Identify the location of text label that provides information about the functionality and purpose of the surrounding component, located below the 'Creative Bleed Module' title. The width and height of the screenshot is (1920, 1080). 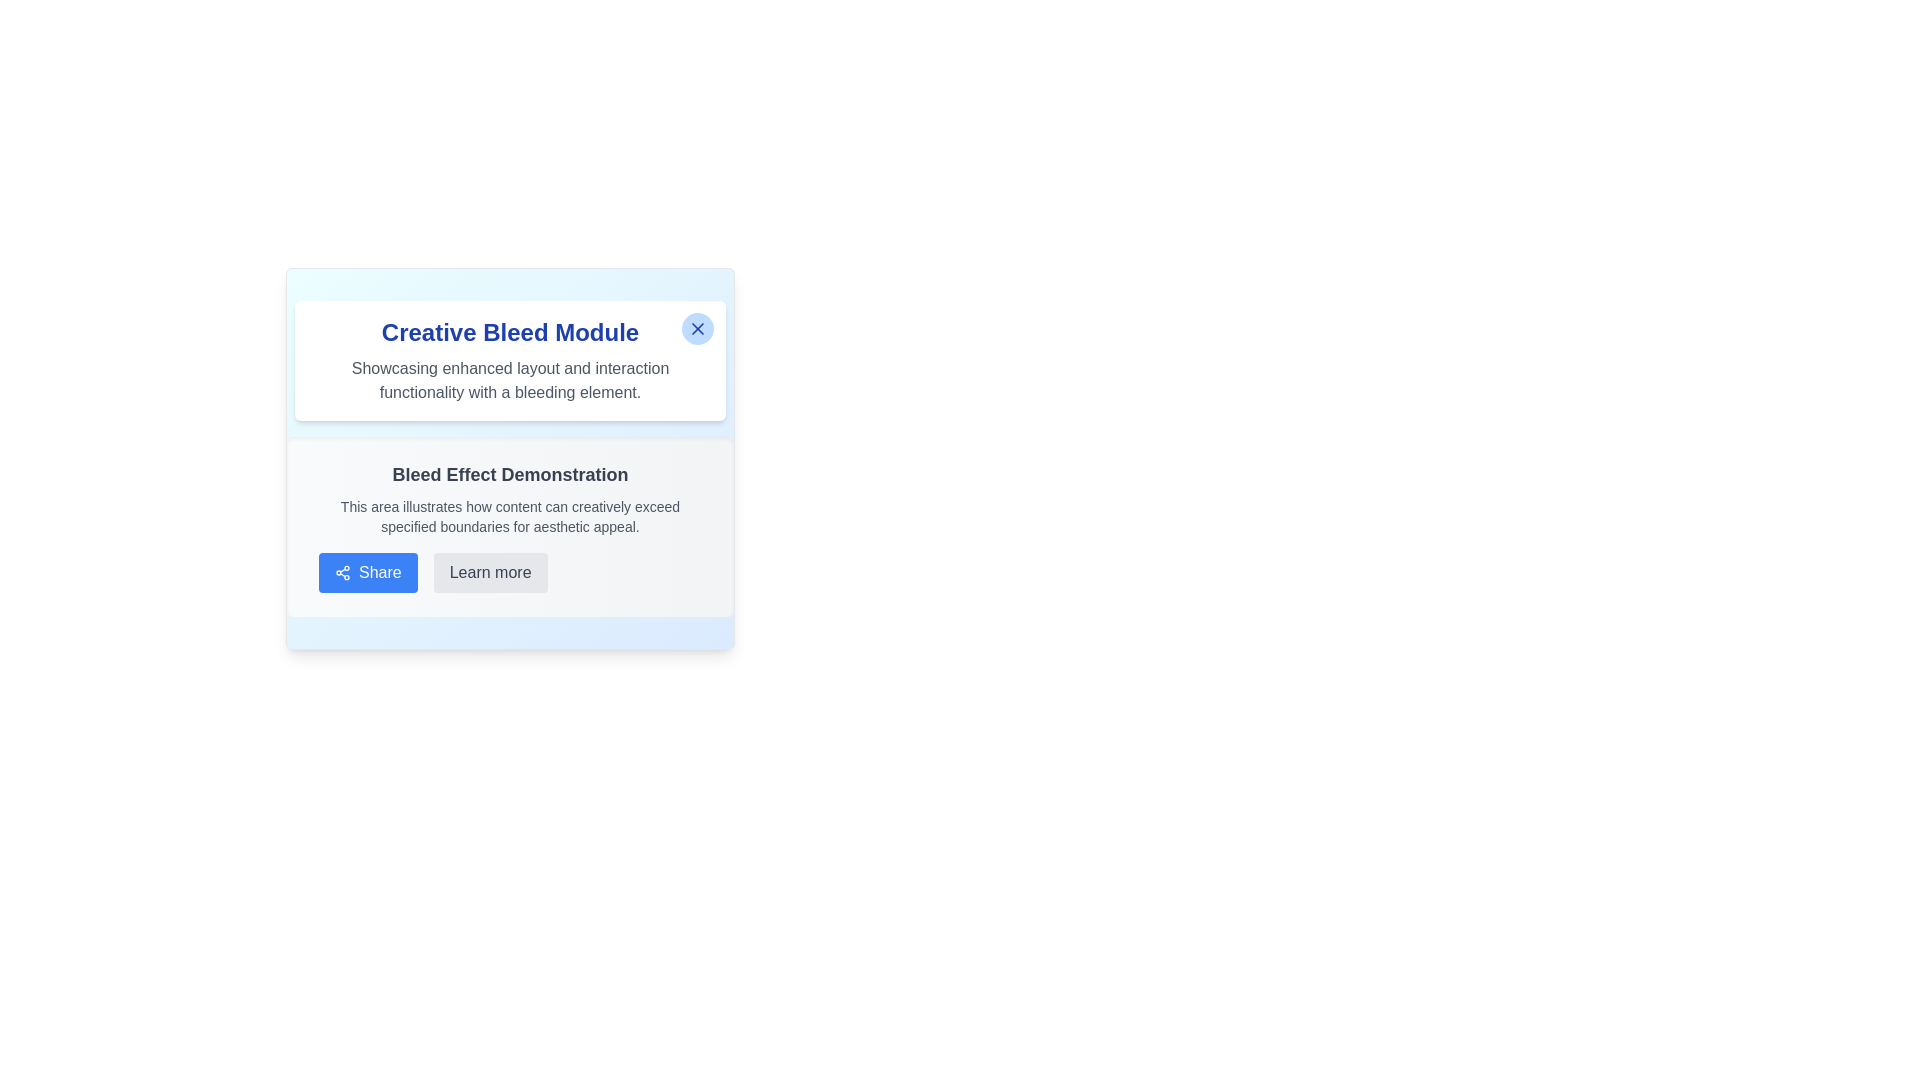
(510, 381).